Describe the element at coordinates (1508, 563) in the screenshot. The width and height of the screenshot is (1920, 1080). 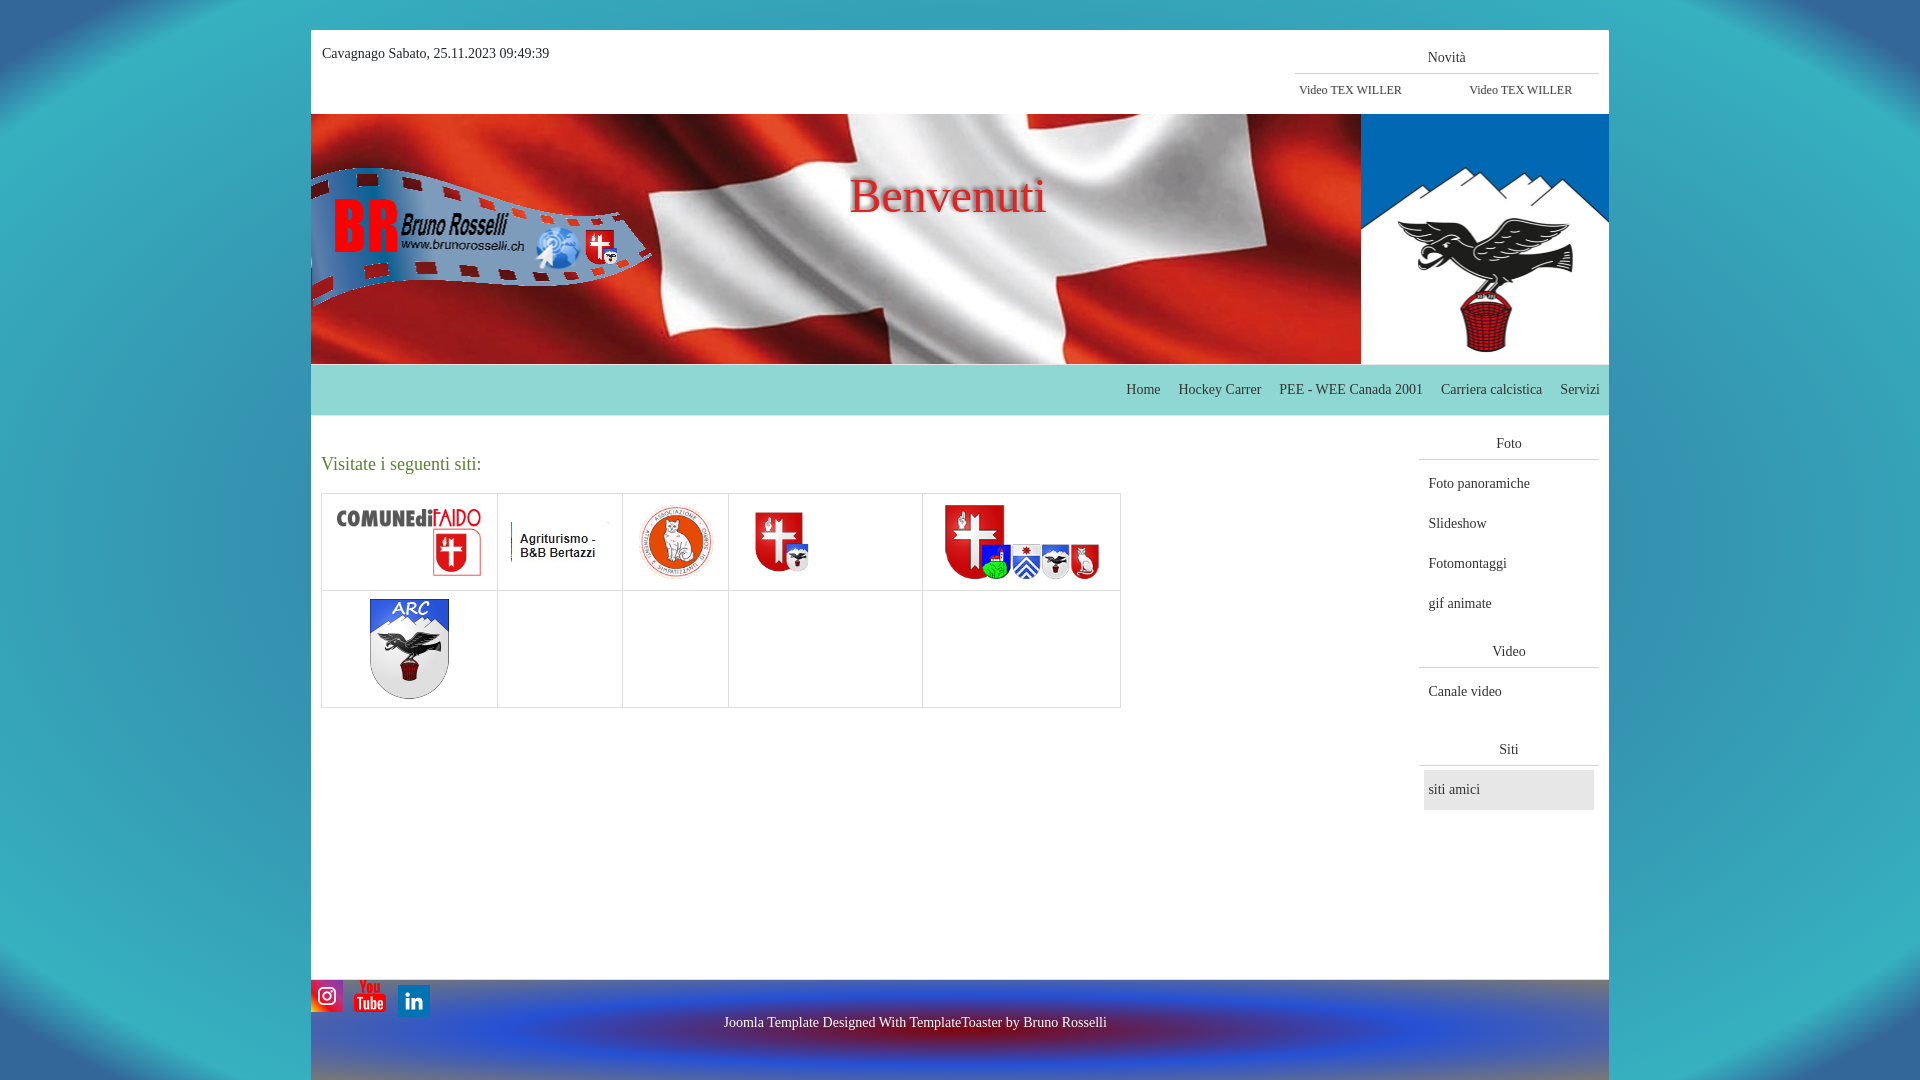
I see `'Fotomontaggi'` at that location.